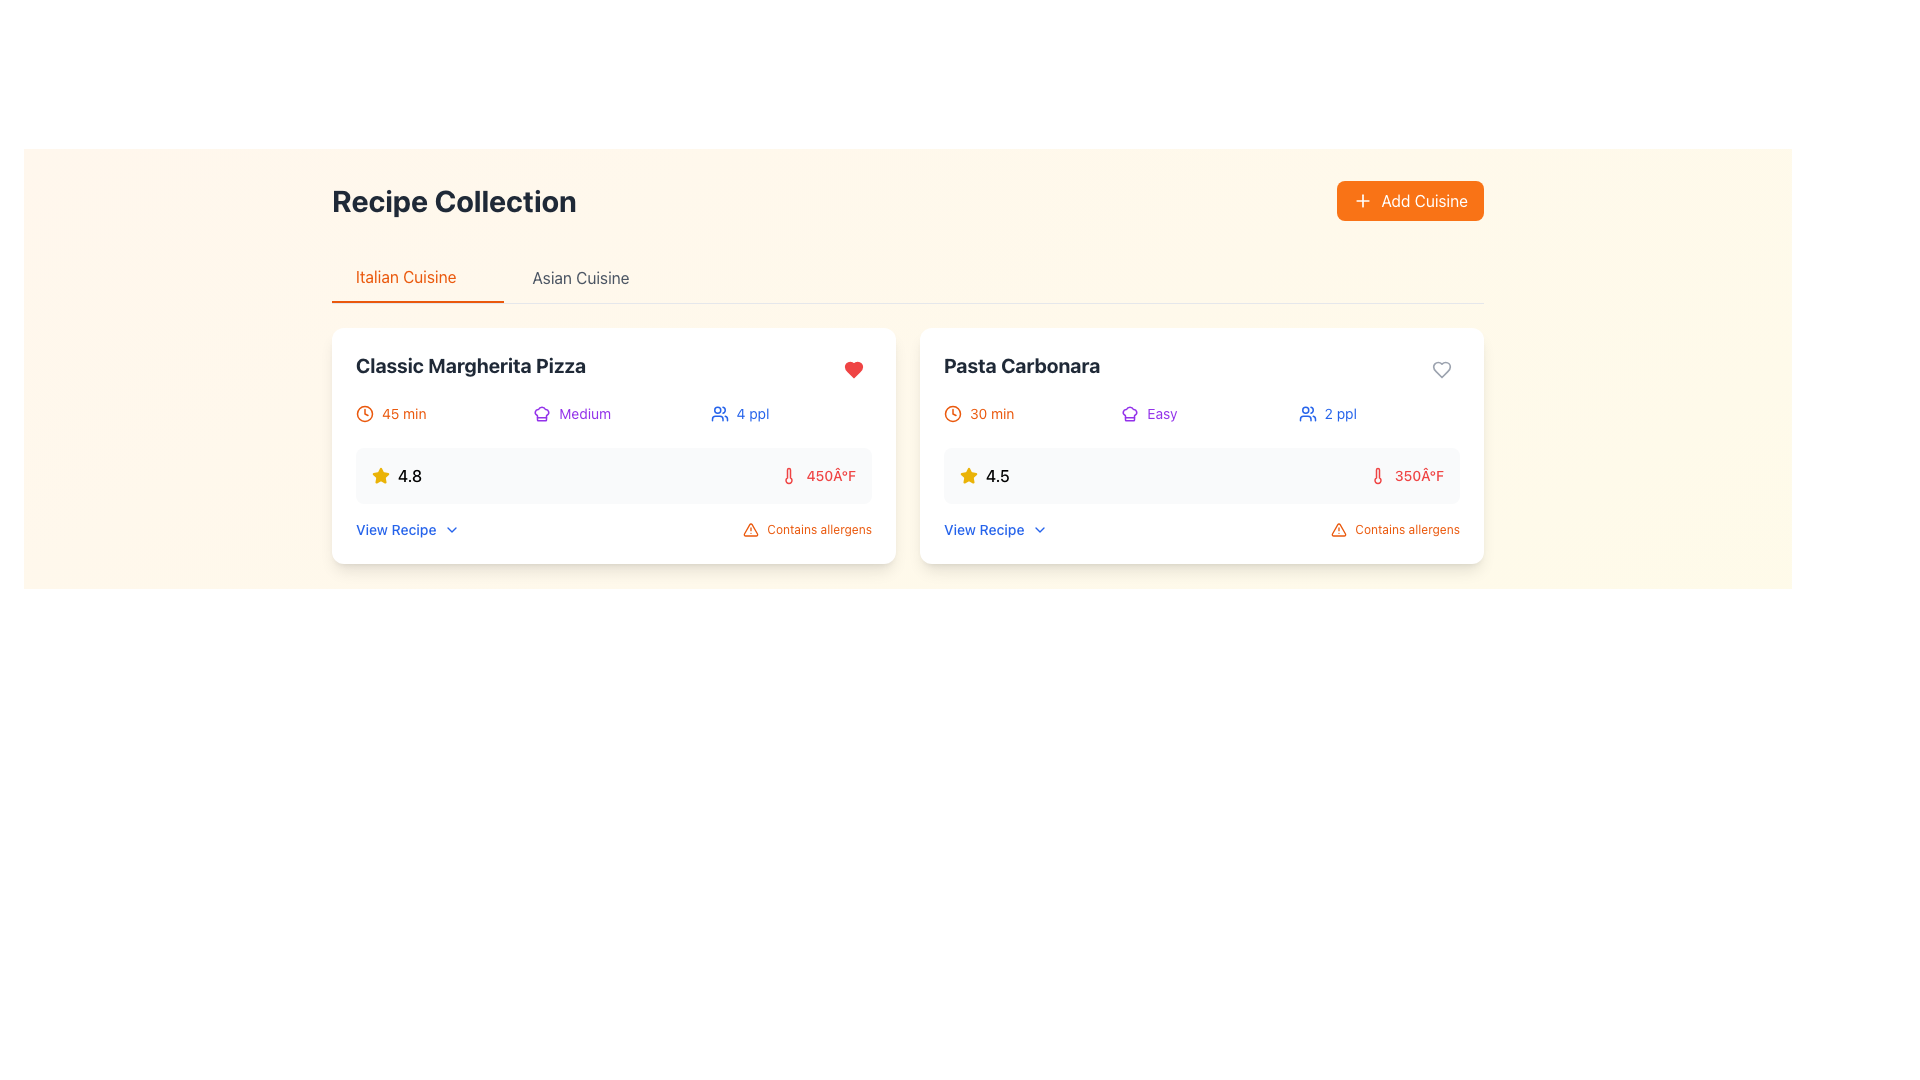 This screenshot has height=1080, width=1920. Describe the element at coordinates (397, 475) in the screenshot. I see `the numerical rating '4.8' of the rating display component, which is visually represented by a yellow star icon and is located in the 'Classic Margherita Pizza' section of the recipe card` at that location.